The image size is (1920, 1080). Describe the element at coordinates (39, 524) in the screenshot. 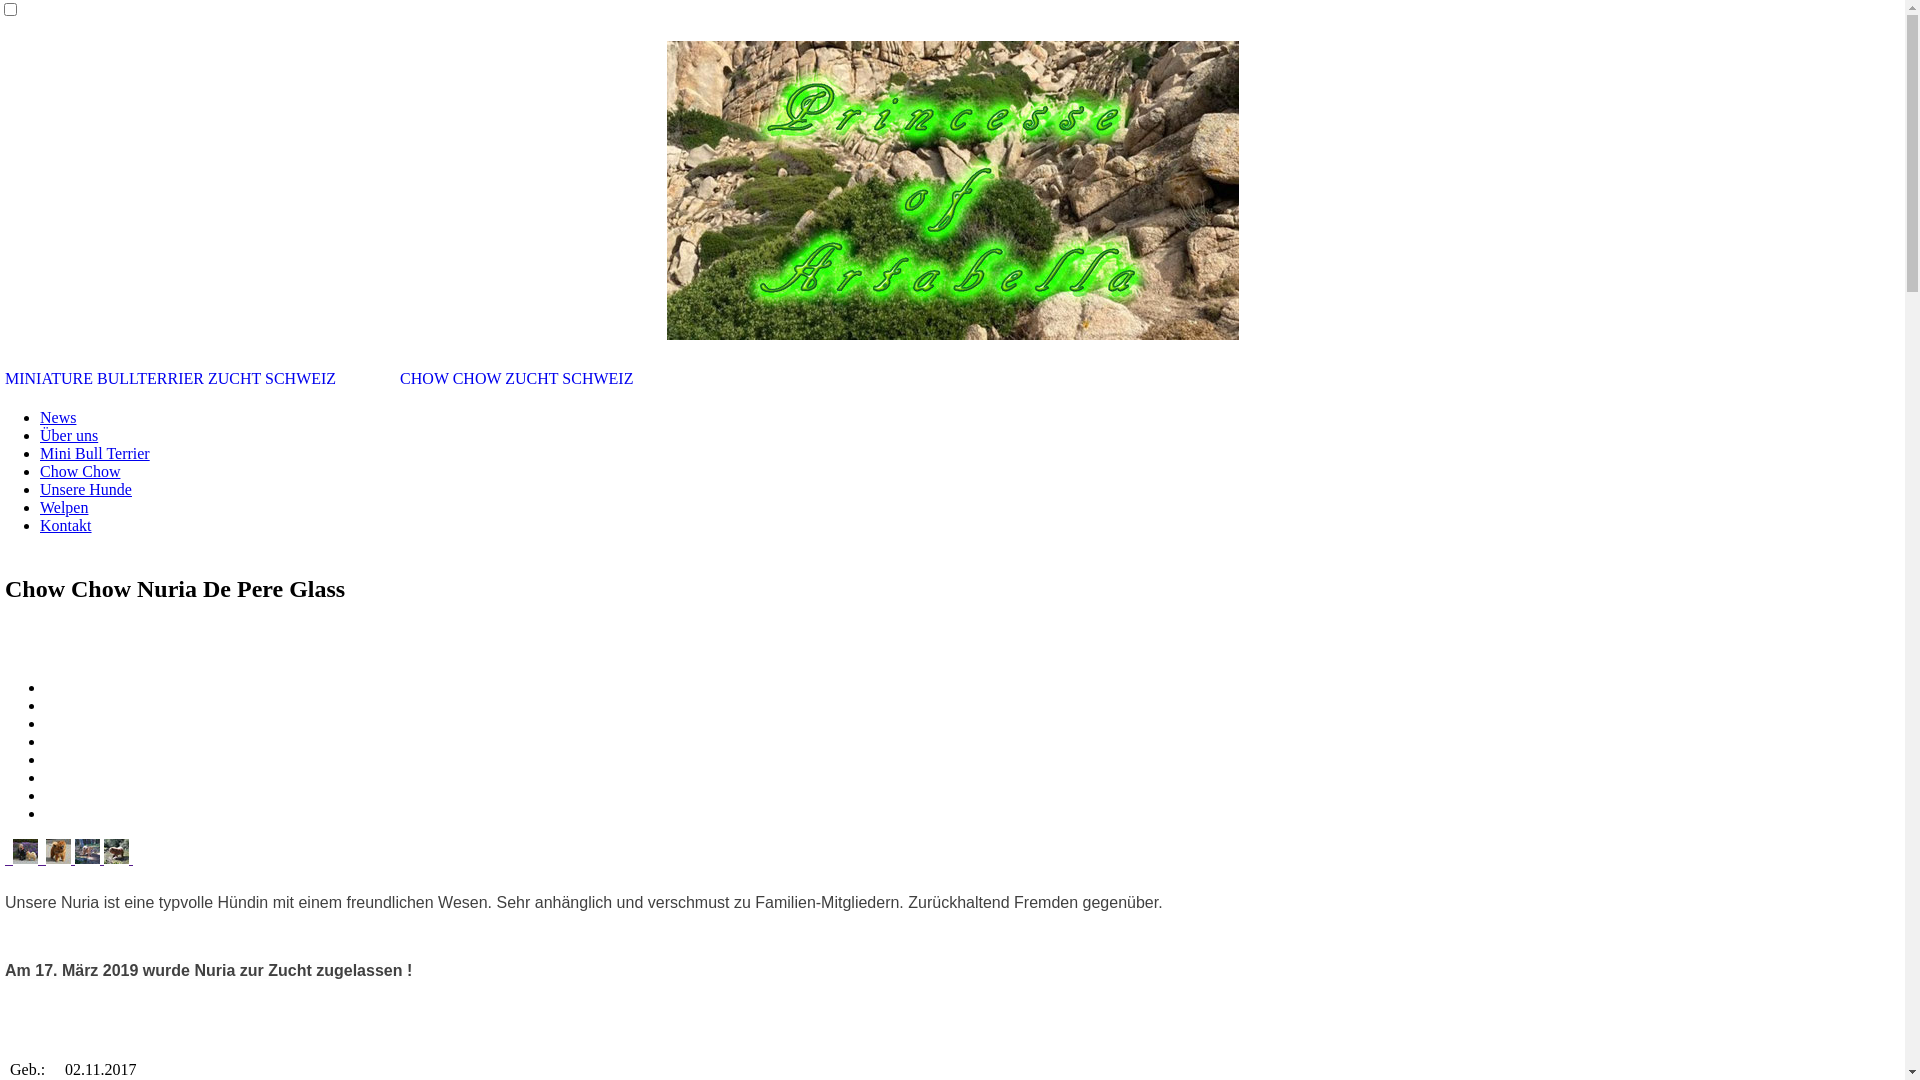

I see `'Kontakt'` at that location.